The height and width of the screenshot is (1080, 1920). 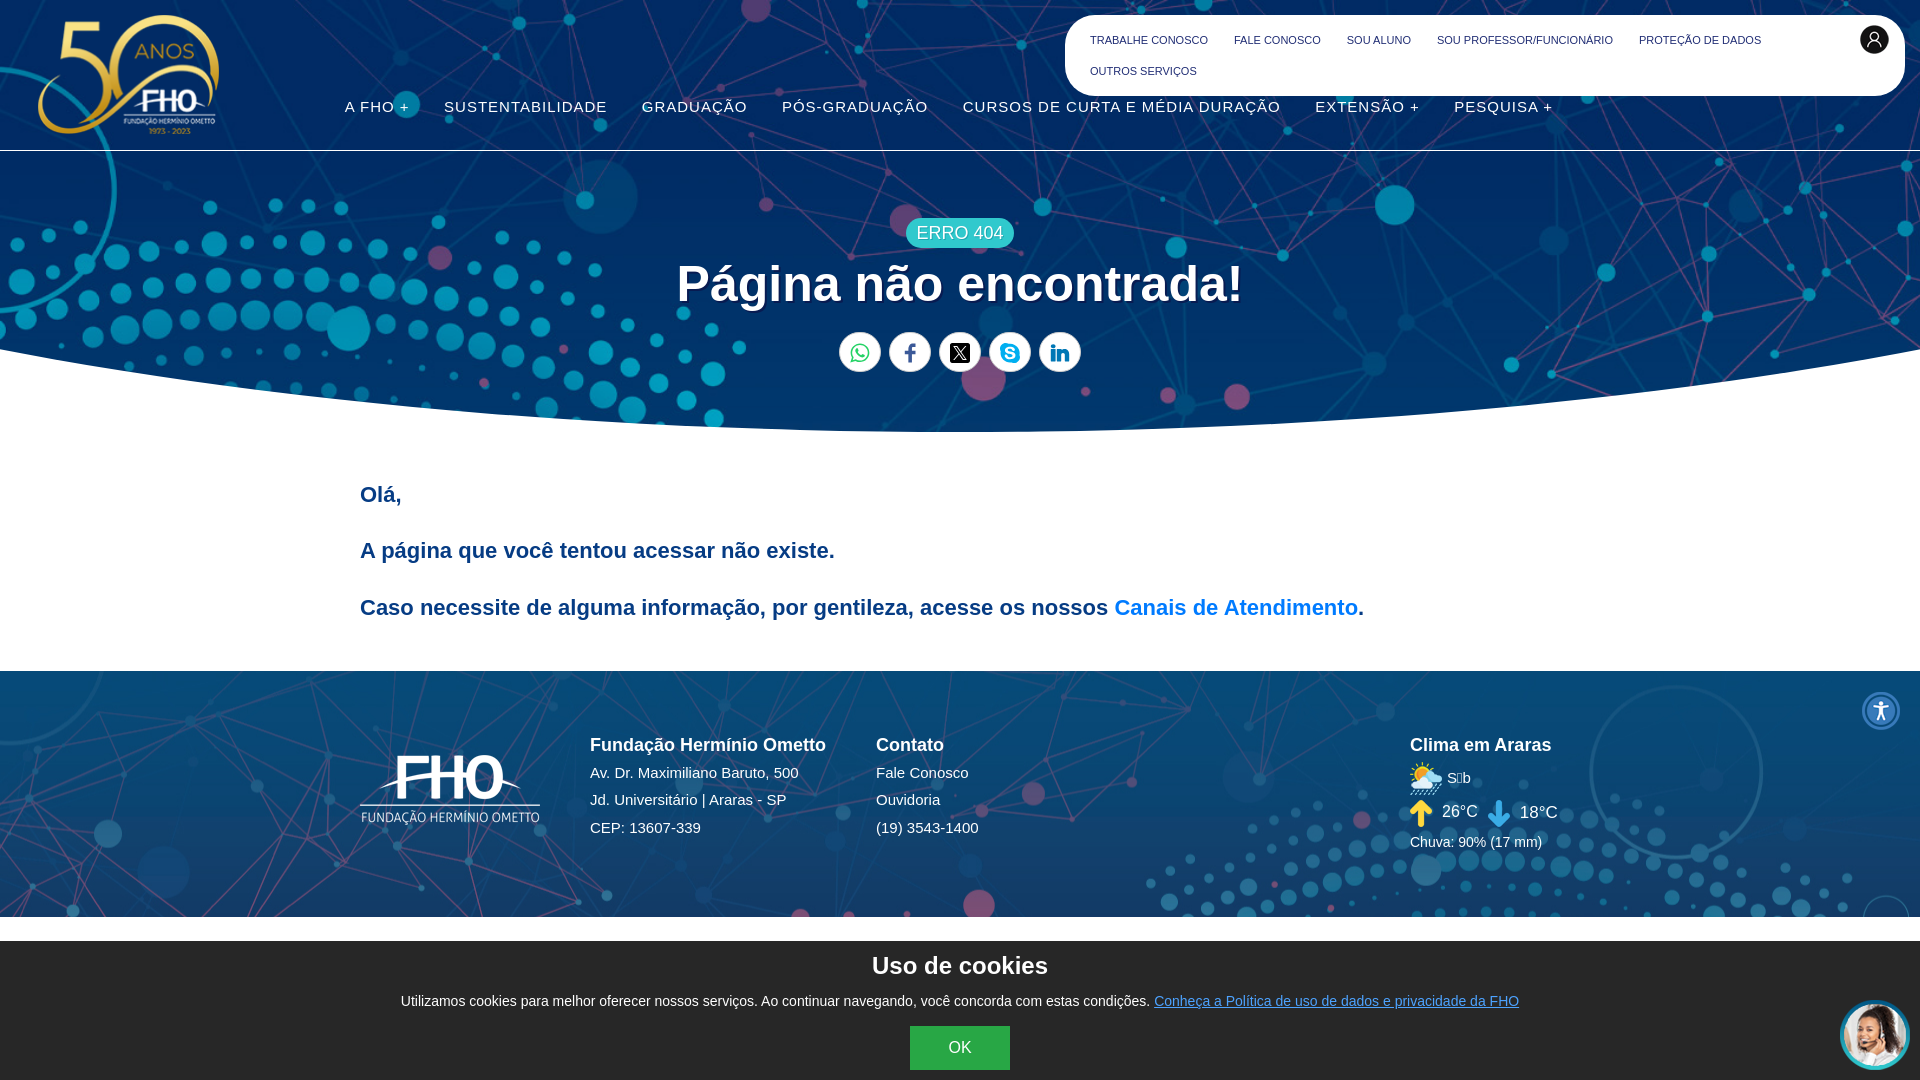 What do you see at coordinates (1438, 107) in the screenshot?
I see `'PESQUISA +'` at bounding box center [1438, 107].